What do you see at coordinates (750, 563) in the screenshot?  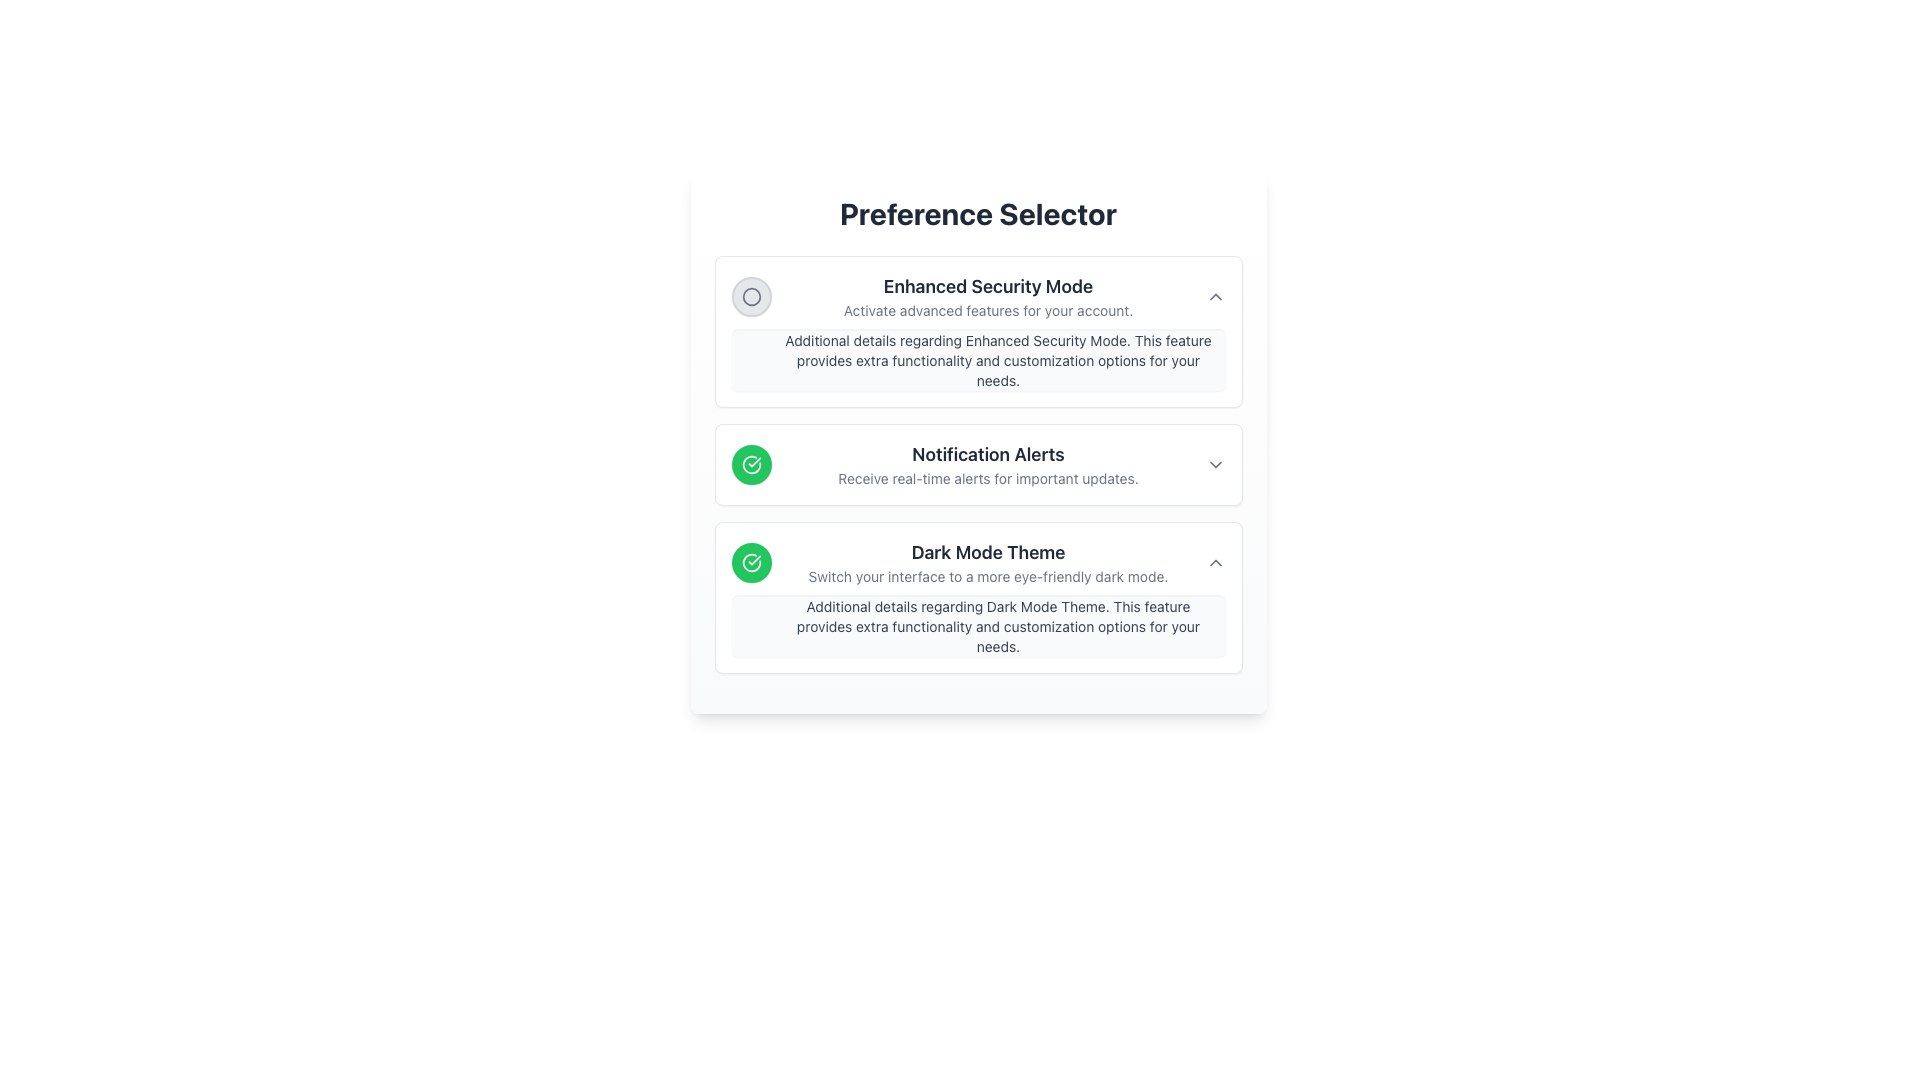 I see `circular green icon with a white check mark located on the left side of the 'Dark Mode Theme' card in the third row of the preference selector` at bounding box center [750, 563].